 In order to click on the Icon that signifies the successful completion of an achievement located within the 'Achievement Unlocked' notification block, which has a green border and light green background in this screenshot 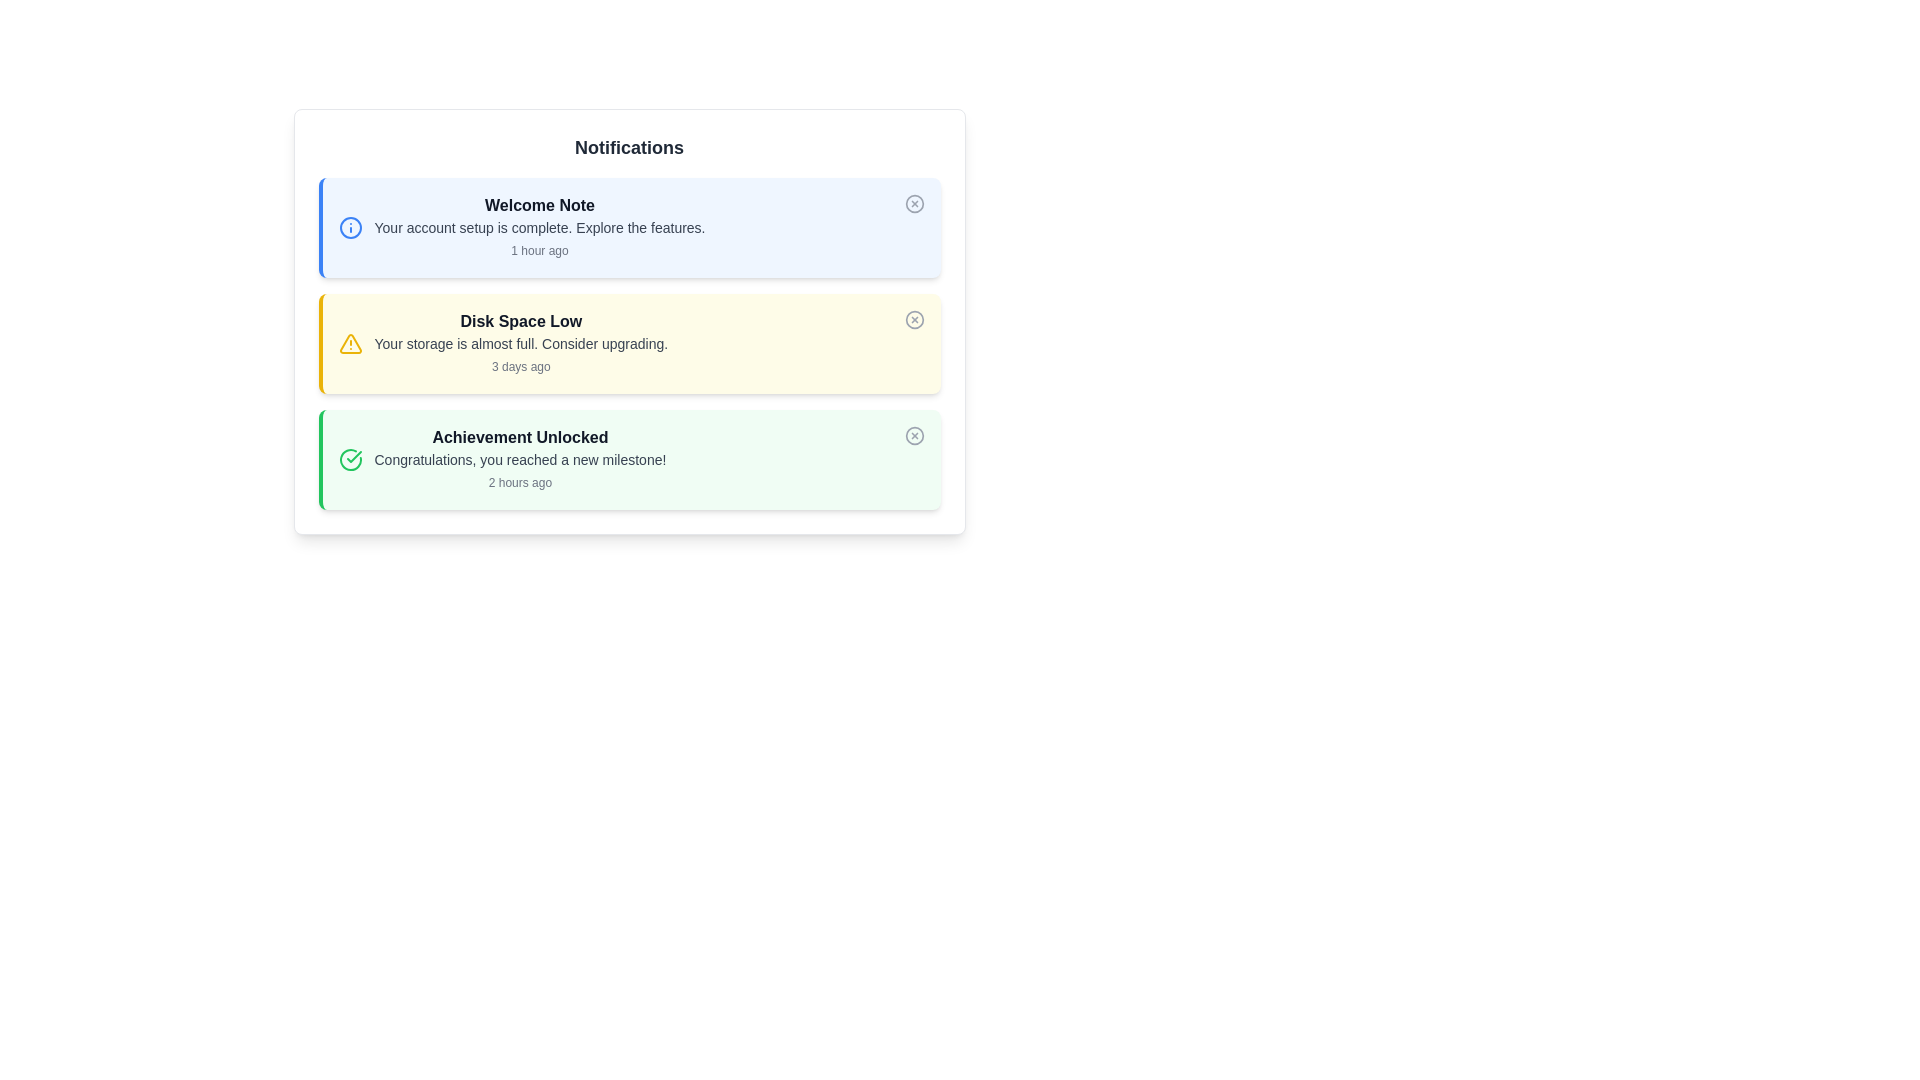, I will do `click(350, 459)`.